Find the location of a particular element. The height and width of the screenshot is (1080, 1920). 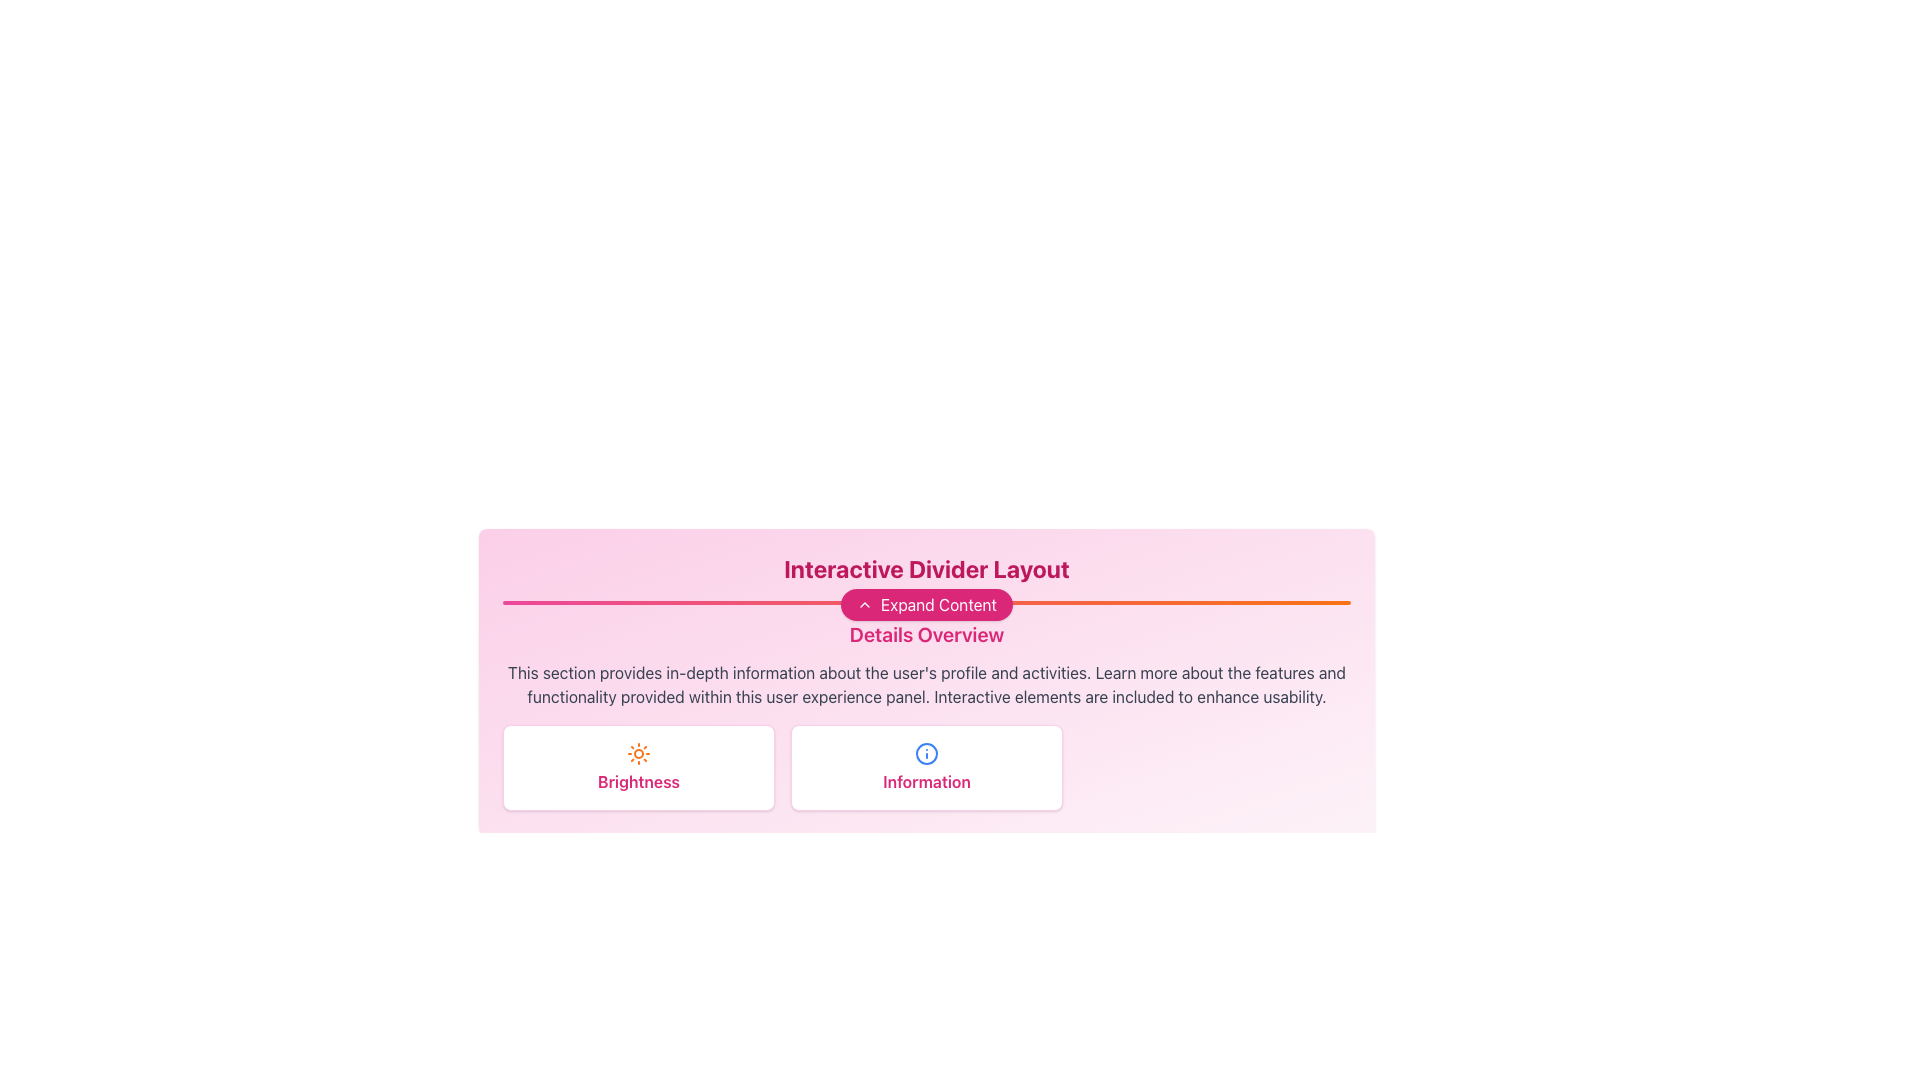

the text element that labels or describes the purpose of the card, located at the bottom-center of the interface under the blue information icon is located at coordinates (925, 781).